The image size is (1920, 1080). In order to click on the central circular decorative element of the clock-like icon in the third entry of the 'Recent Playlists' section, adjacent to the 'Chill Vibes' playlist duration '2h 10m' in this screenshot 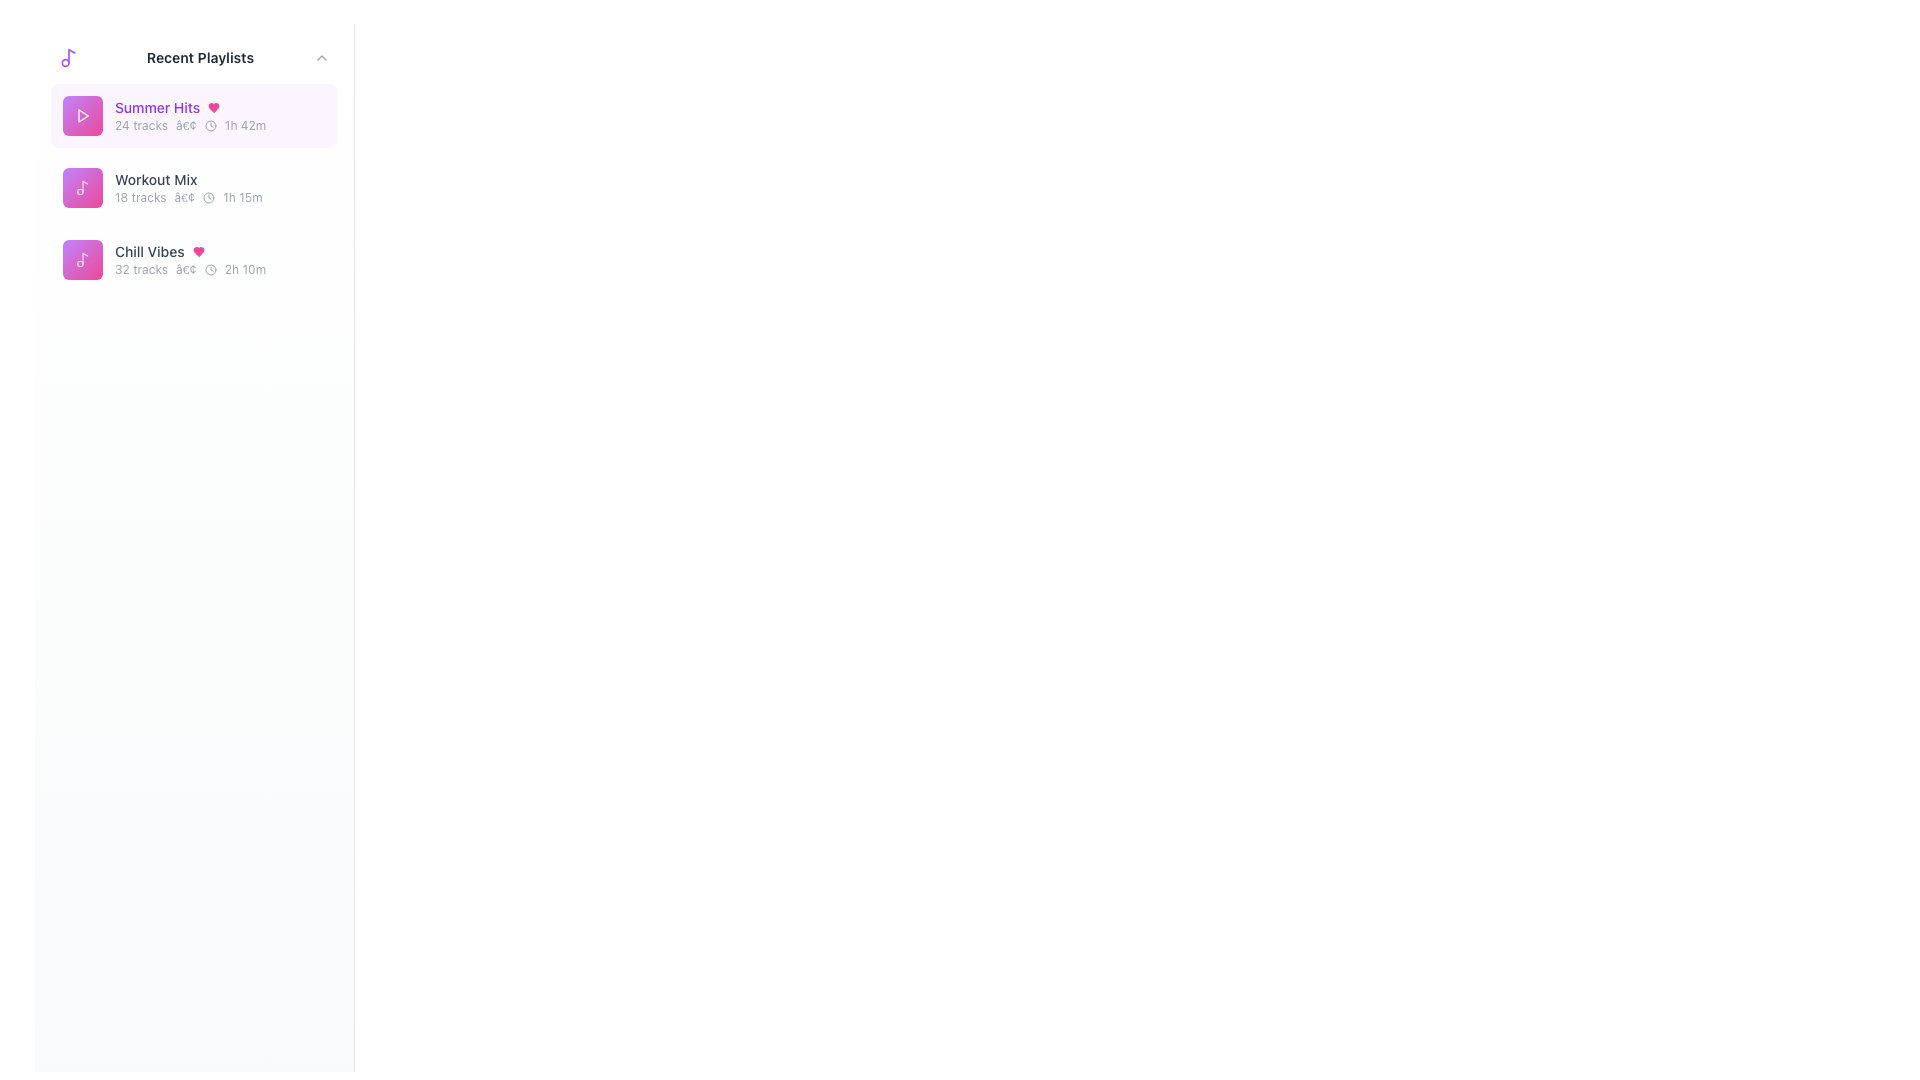, I will do `click(210, 270)`.